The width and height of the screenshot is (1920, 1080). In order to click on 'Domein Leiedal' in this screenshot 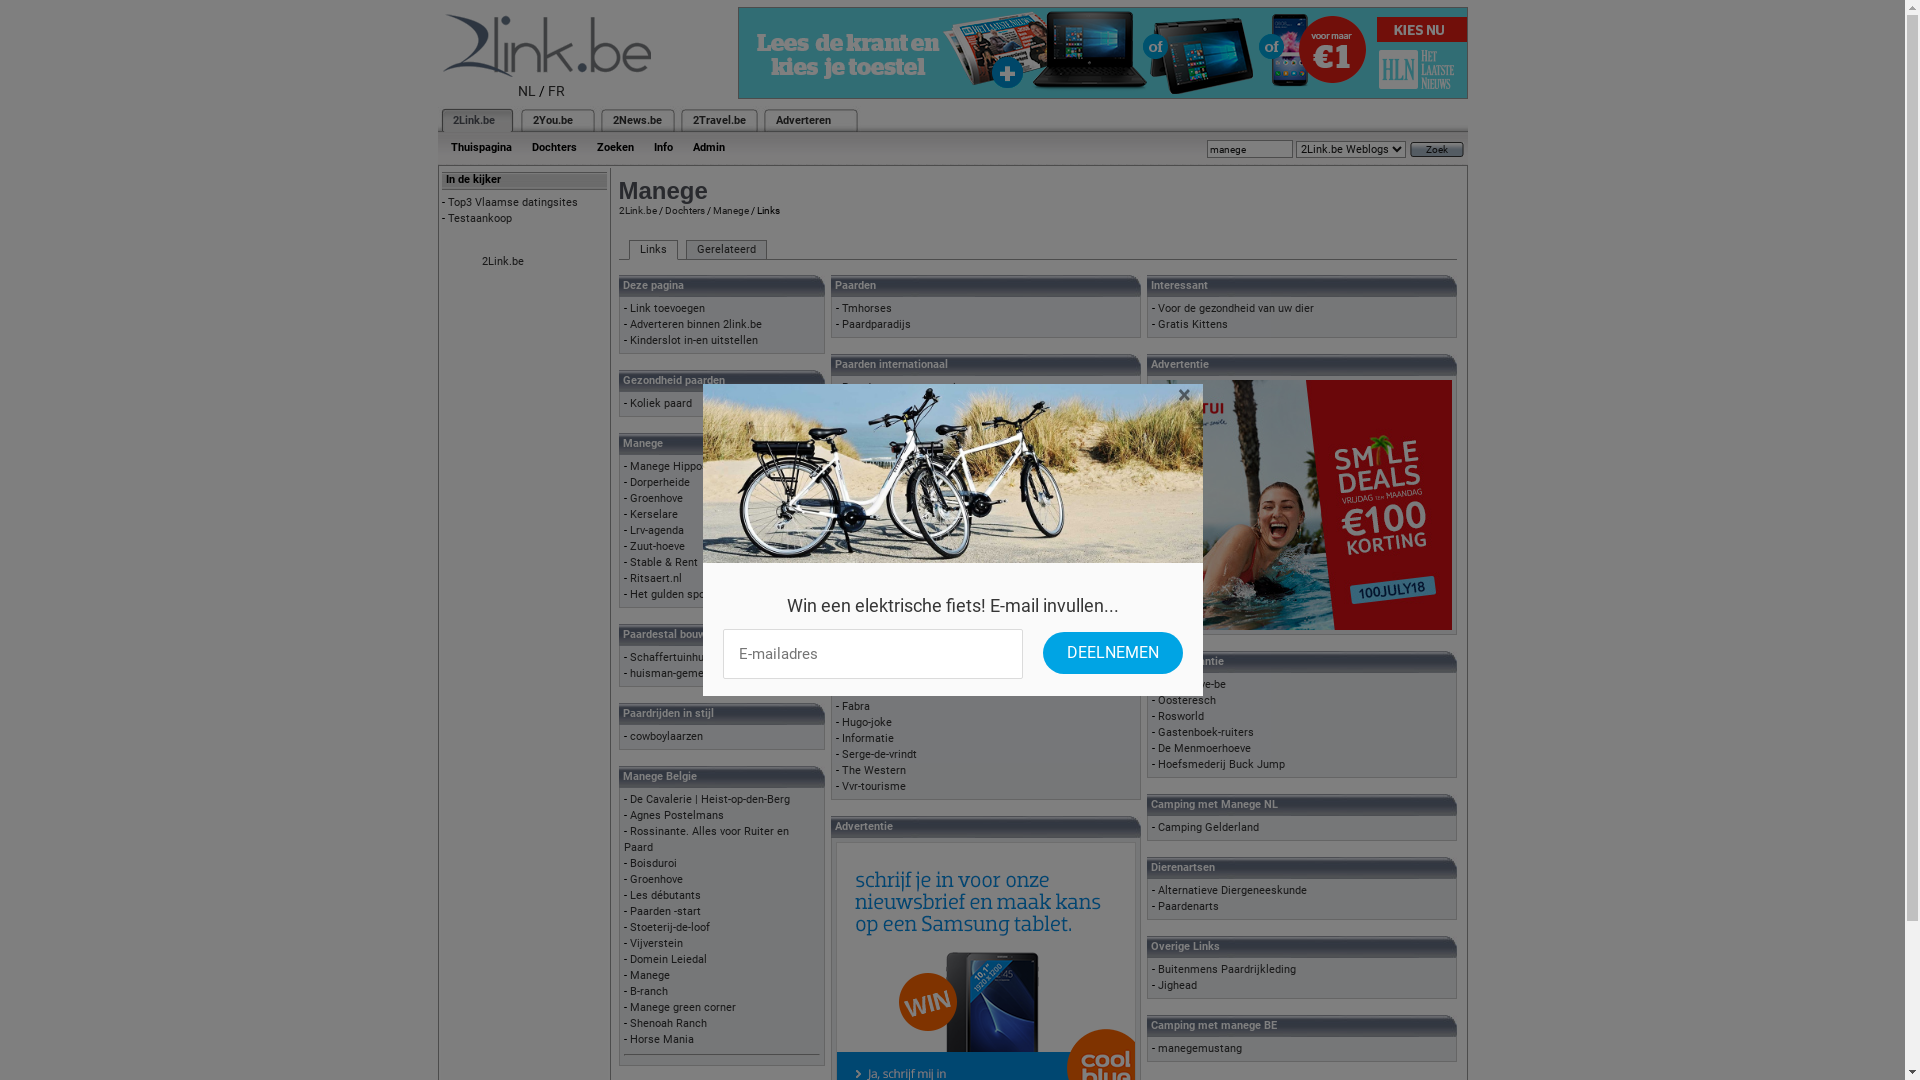, I will do `click(668, 958)`.